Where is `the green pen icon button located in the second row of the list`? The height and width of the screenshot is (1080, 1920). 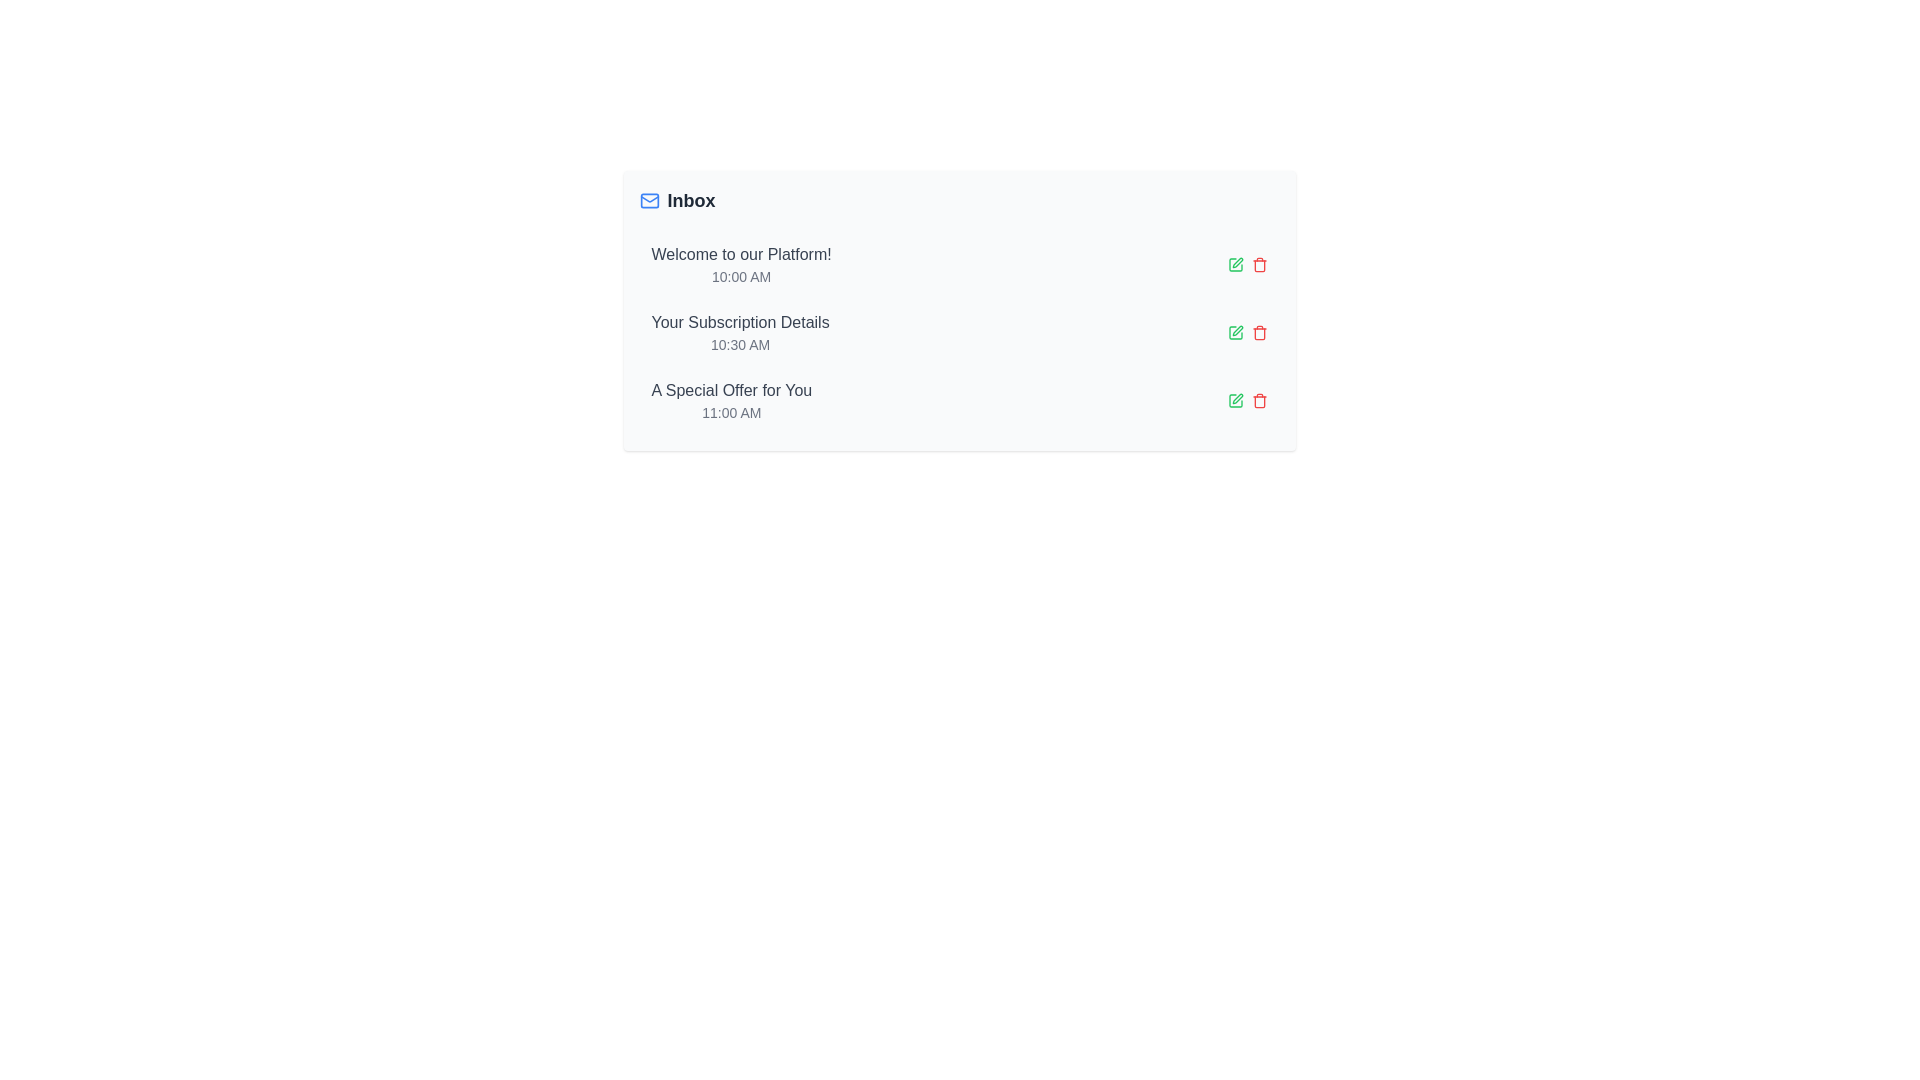 the green pen icon button located in the second row of the list is located at coordinates (1234, 331).